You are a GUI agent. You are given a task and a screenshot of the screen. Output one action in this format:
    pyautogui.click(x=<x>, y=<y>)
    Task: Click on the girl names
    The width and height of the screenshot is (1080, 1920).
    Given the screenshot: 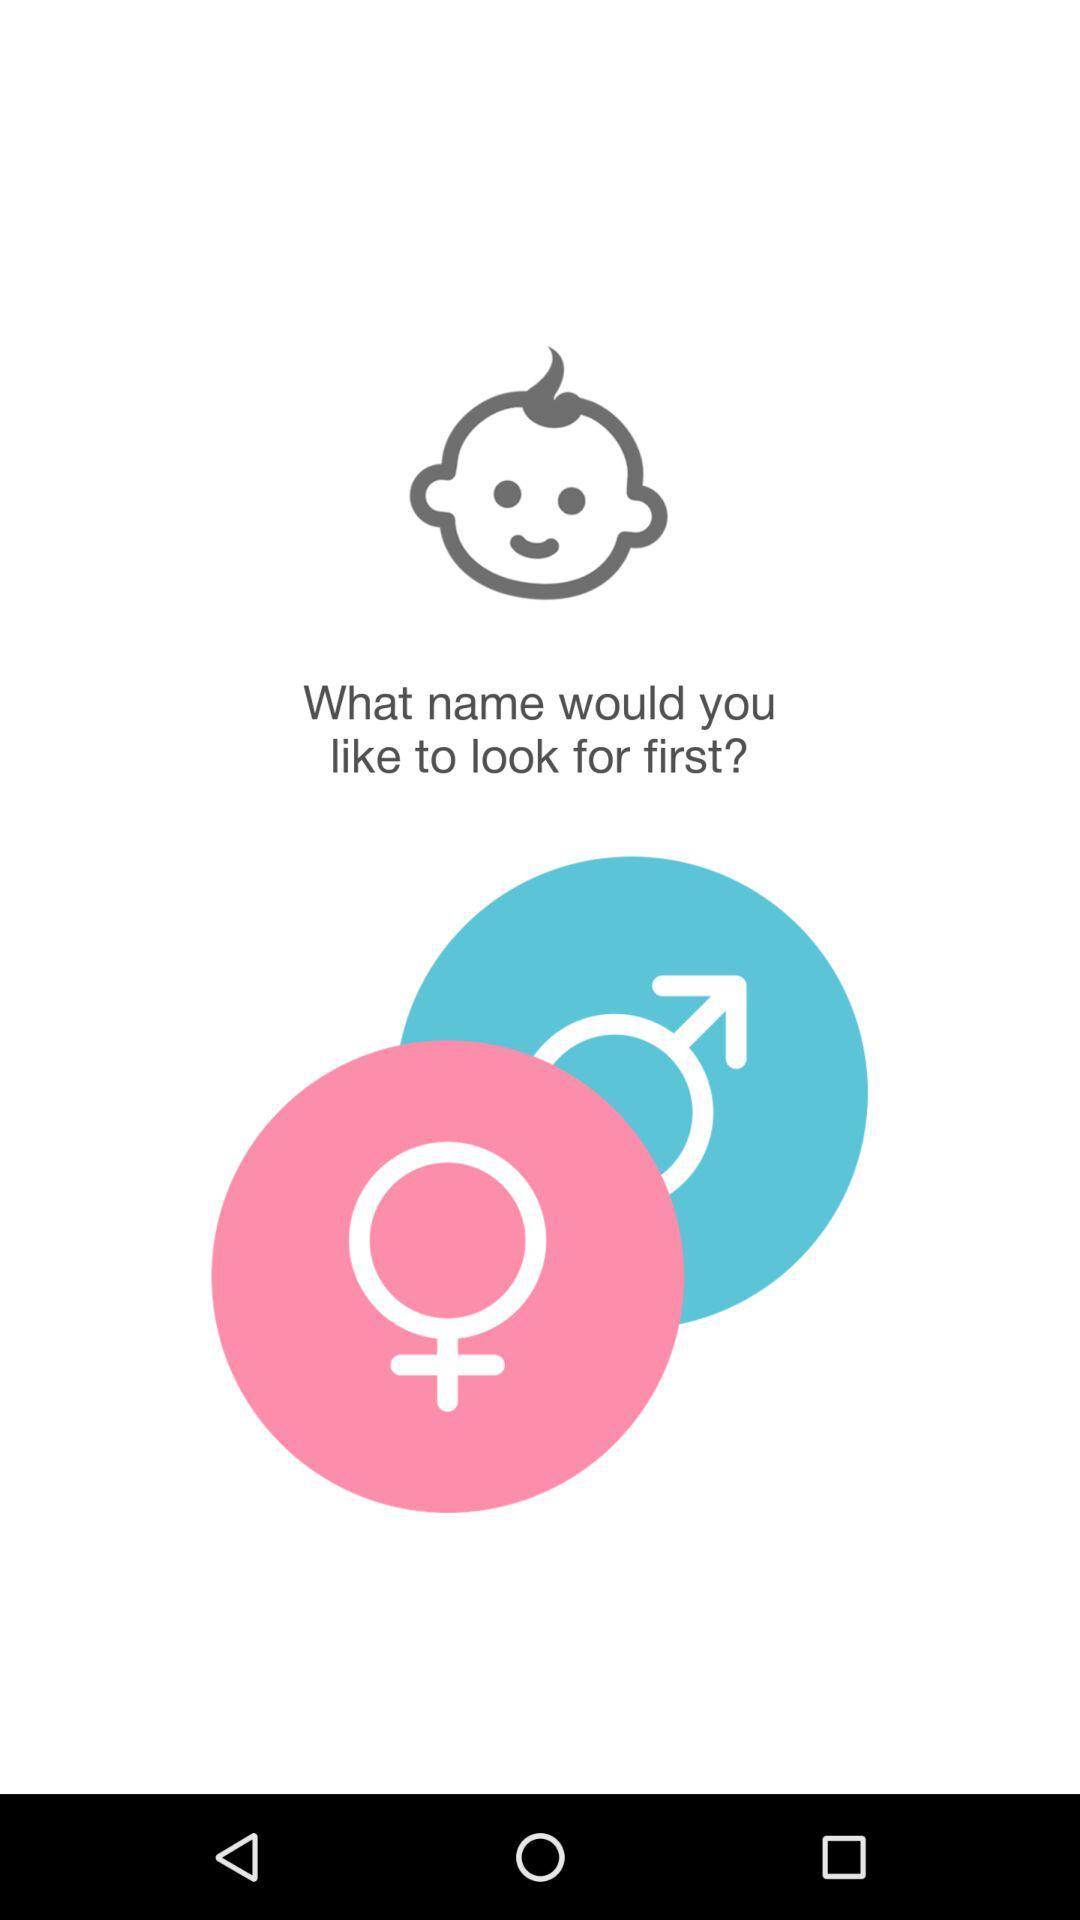 What is the action you would take?
    pyautogui.click(x=446, y=1275)
    